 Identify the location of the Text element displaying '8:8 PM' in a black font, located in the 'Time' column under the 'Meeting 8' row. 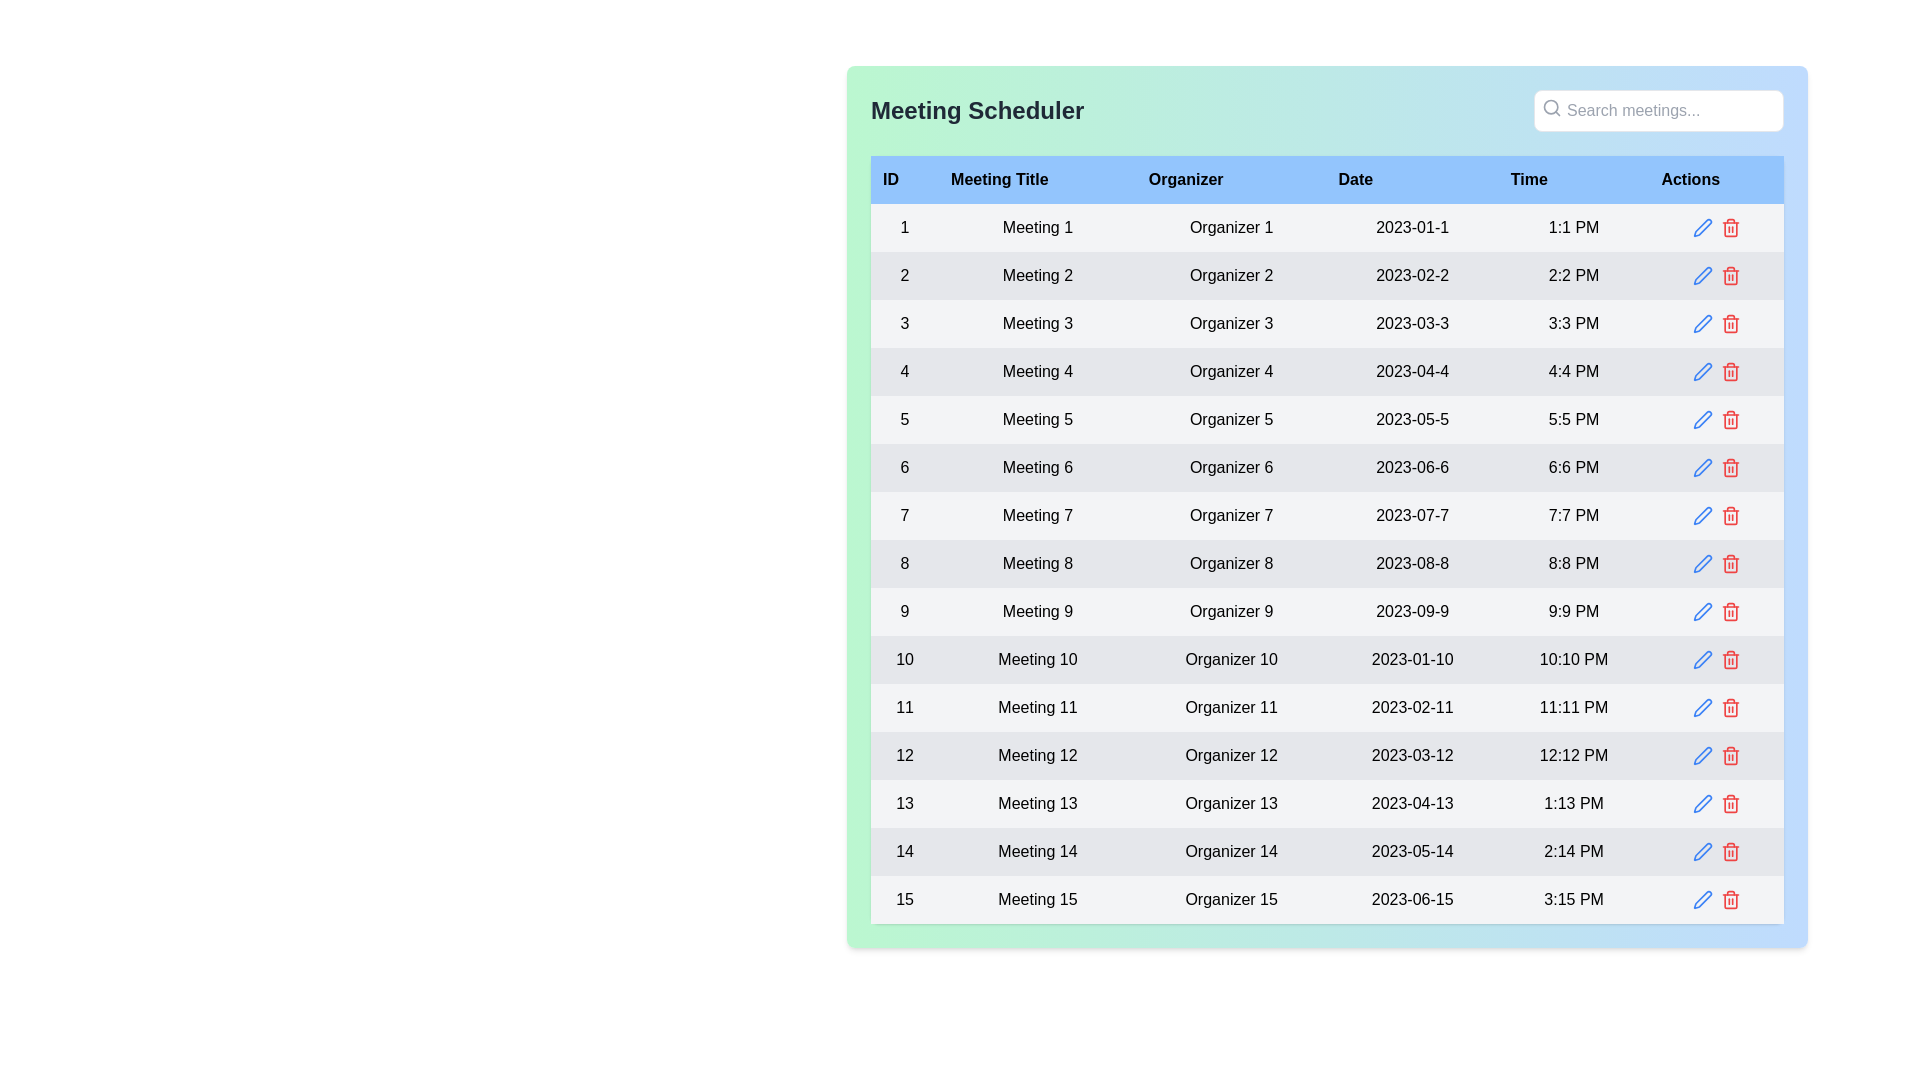
(1573, 563).